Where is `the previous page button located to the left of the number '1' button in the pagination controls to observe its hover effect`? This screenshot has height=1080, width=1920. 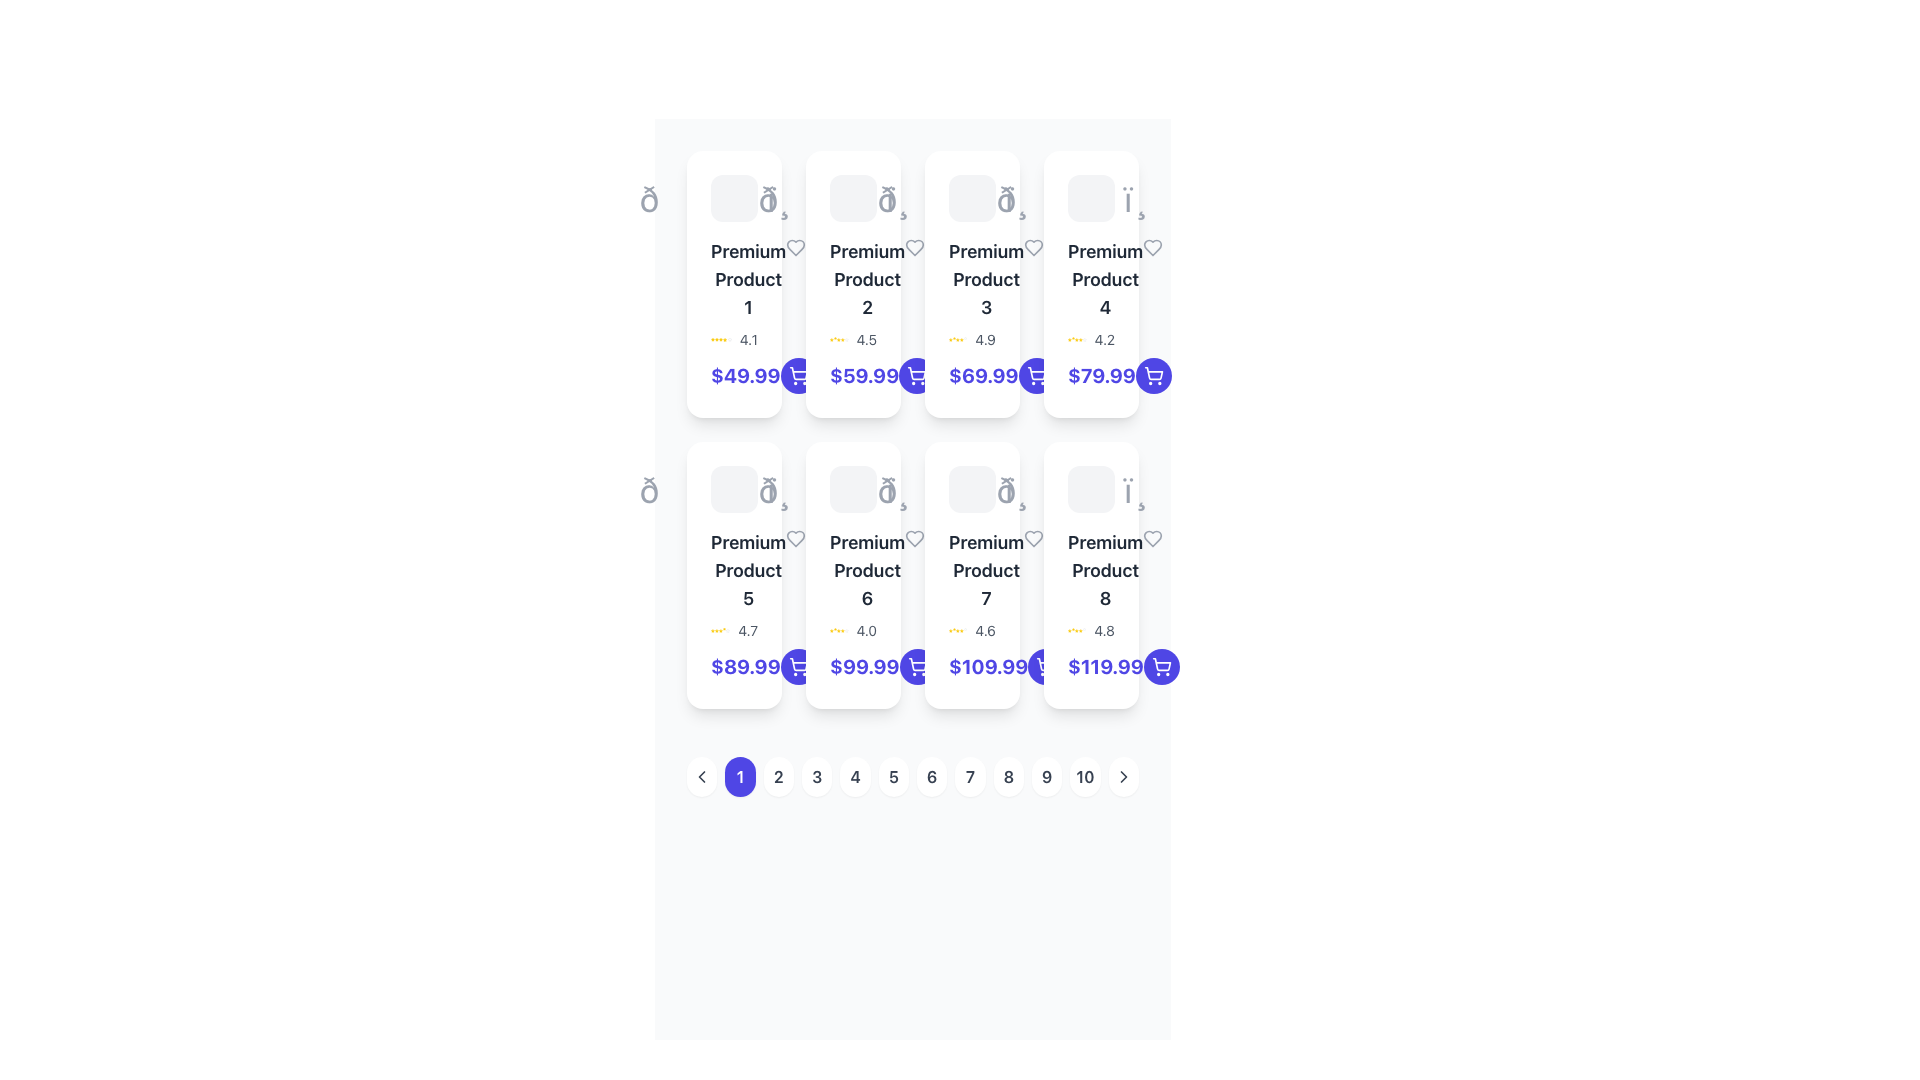
the previous page button located to the left of the number '1' button in the pagination controls to observe its hover effect is located at coordinates (702, 775).